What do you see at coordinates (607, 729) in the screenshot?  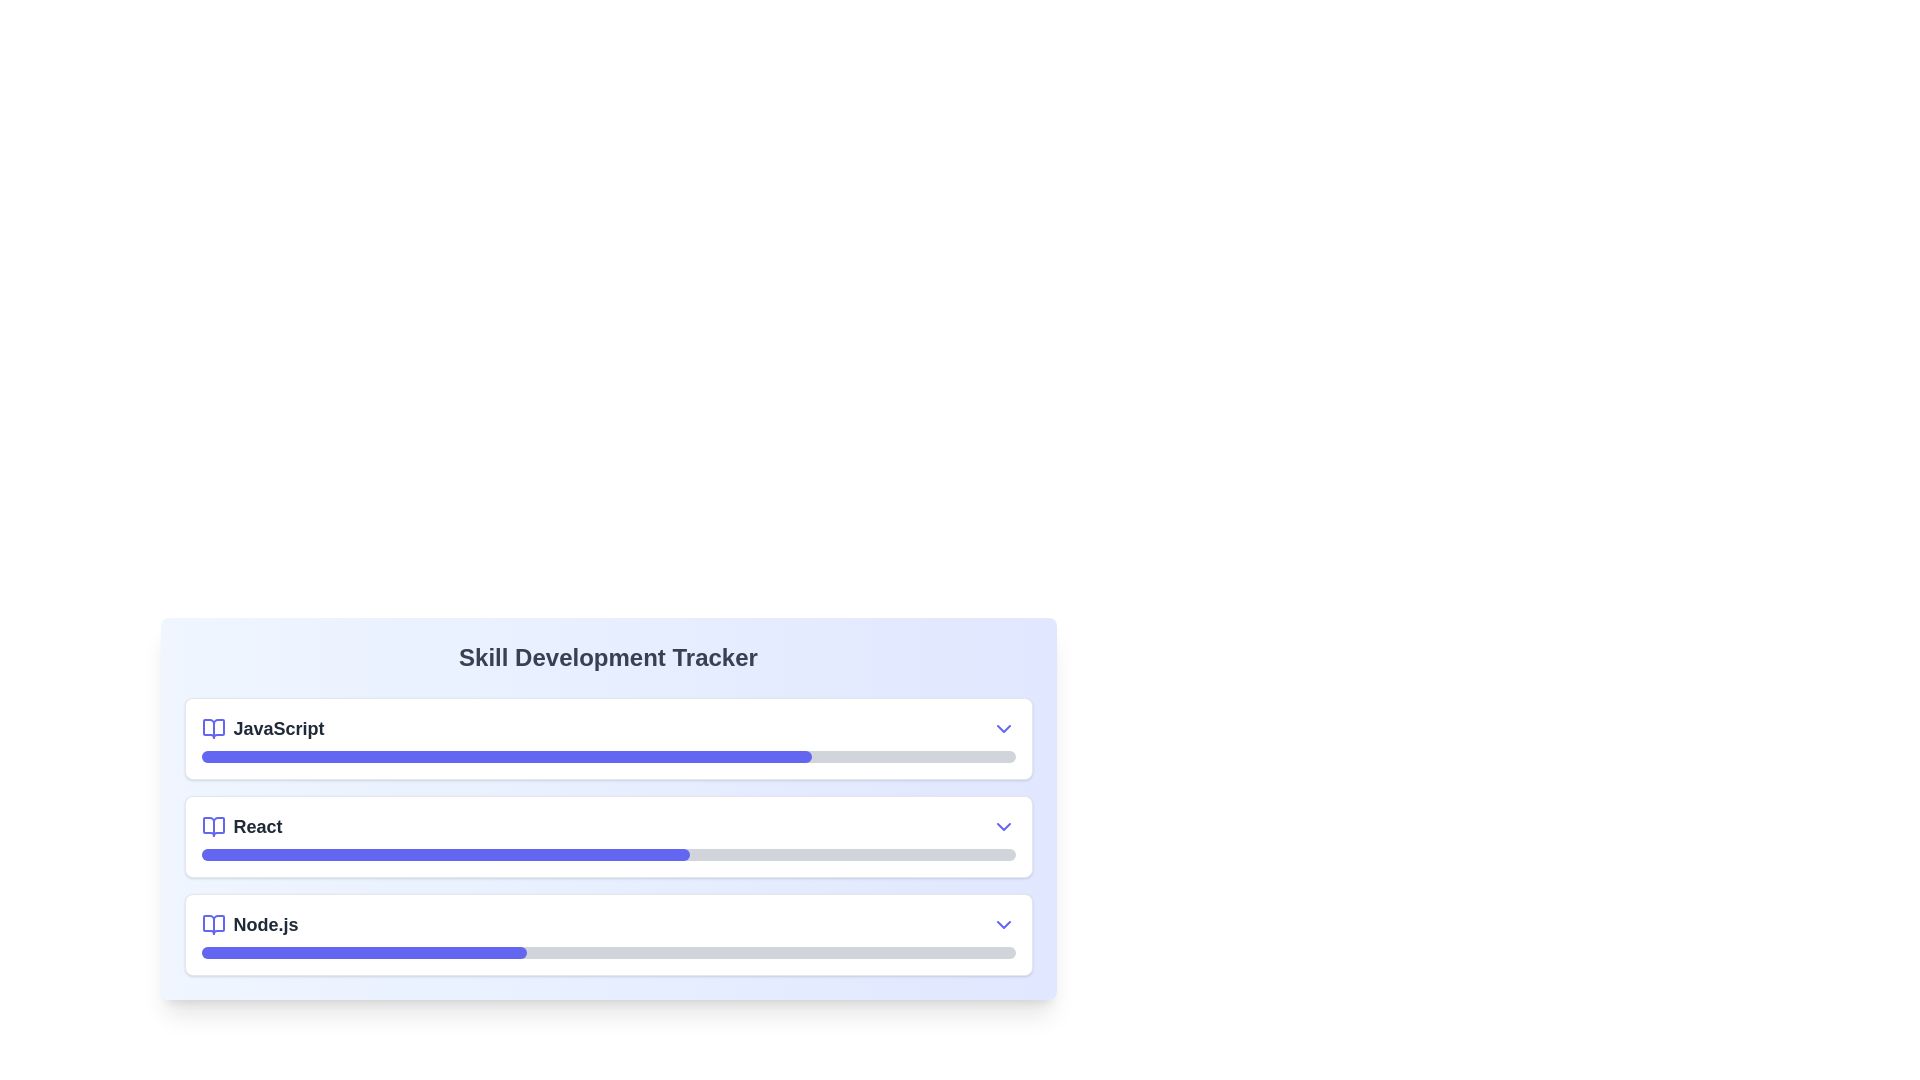 I see `the 'JavaScript' list item for selection` at bounding box center [607, 729].